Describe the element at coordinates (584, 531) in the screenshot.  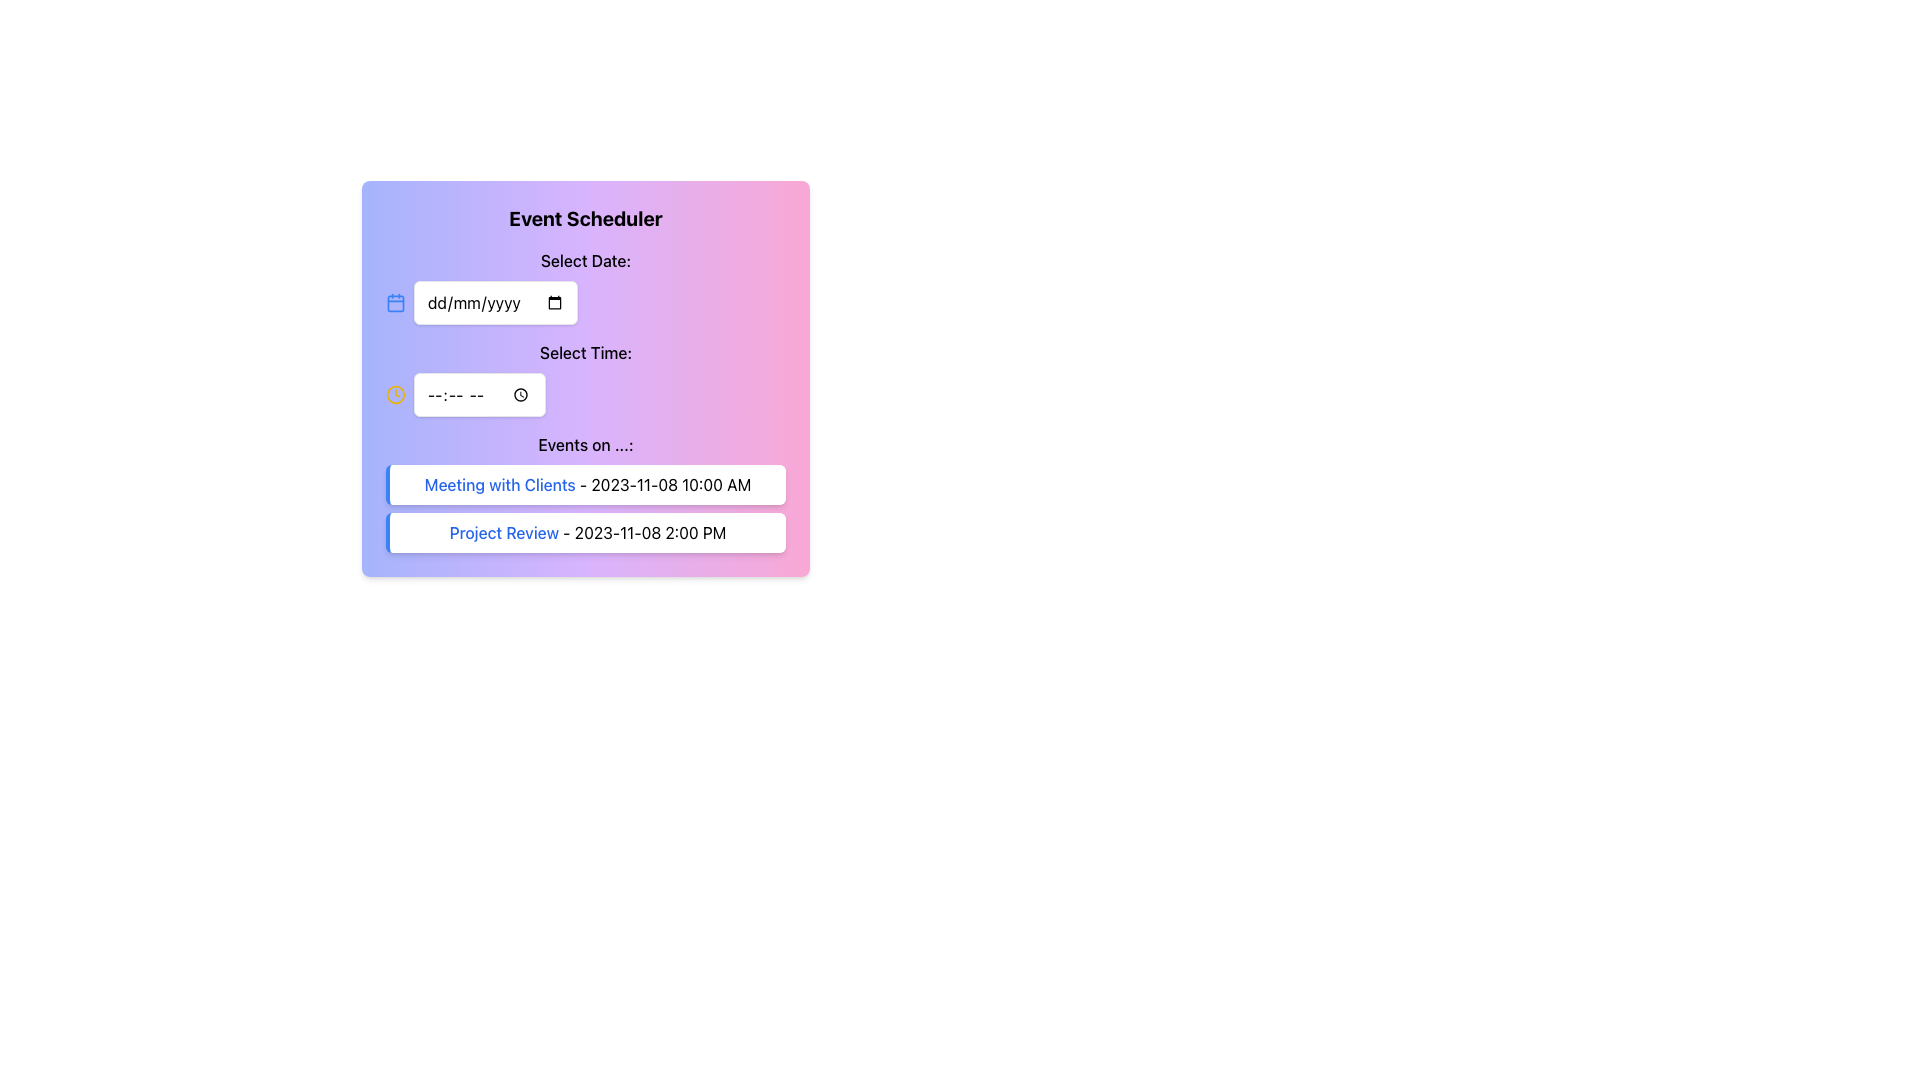
I see `the text display block that presents the scheduled event titled 'Project Review', located centrally below 'Meeting with Clients - 2023-11-08 10:00 AM'` at that location.